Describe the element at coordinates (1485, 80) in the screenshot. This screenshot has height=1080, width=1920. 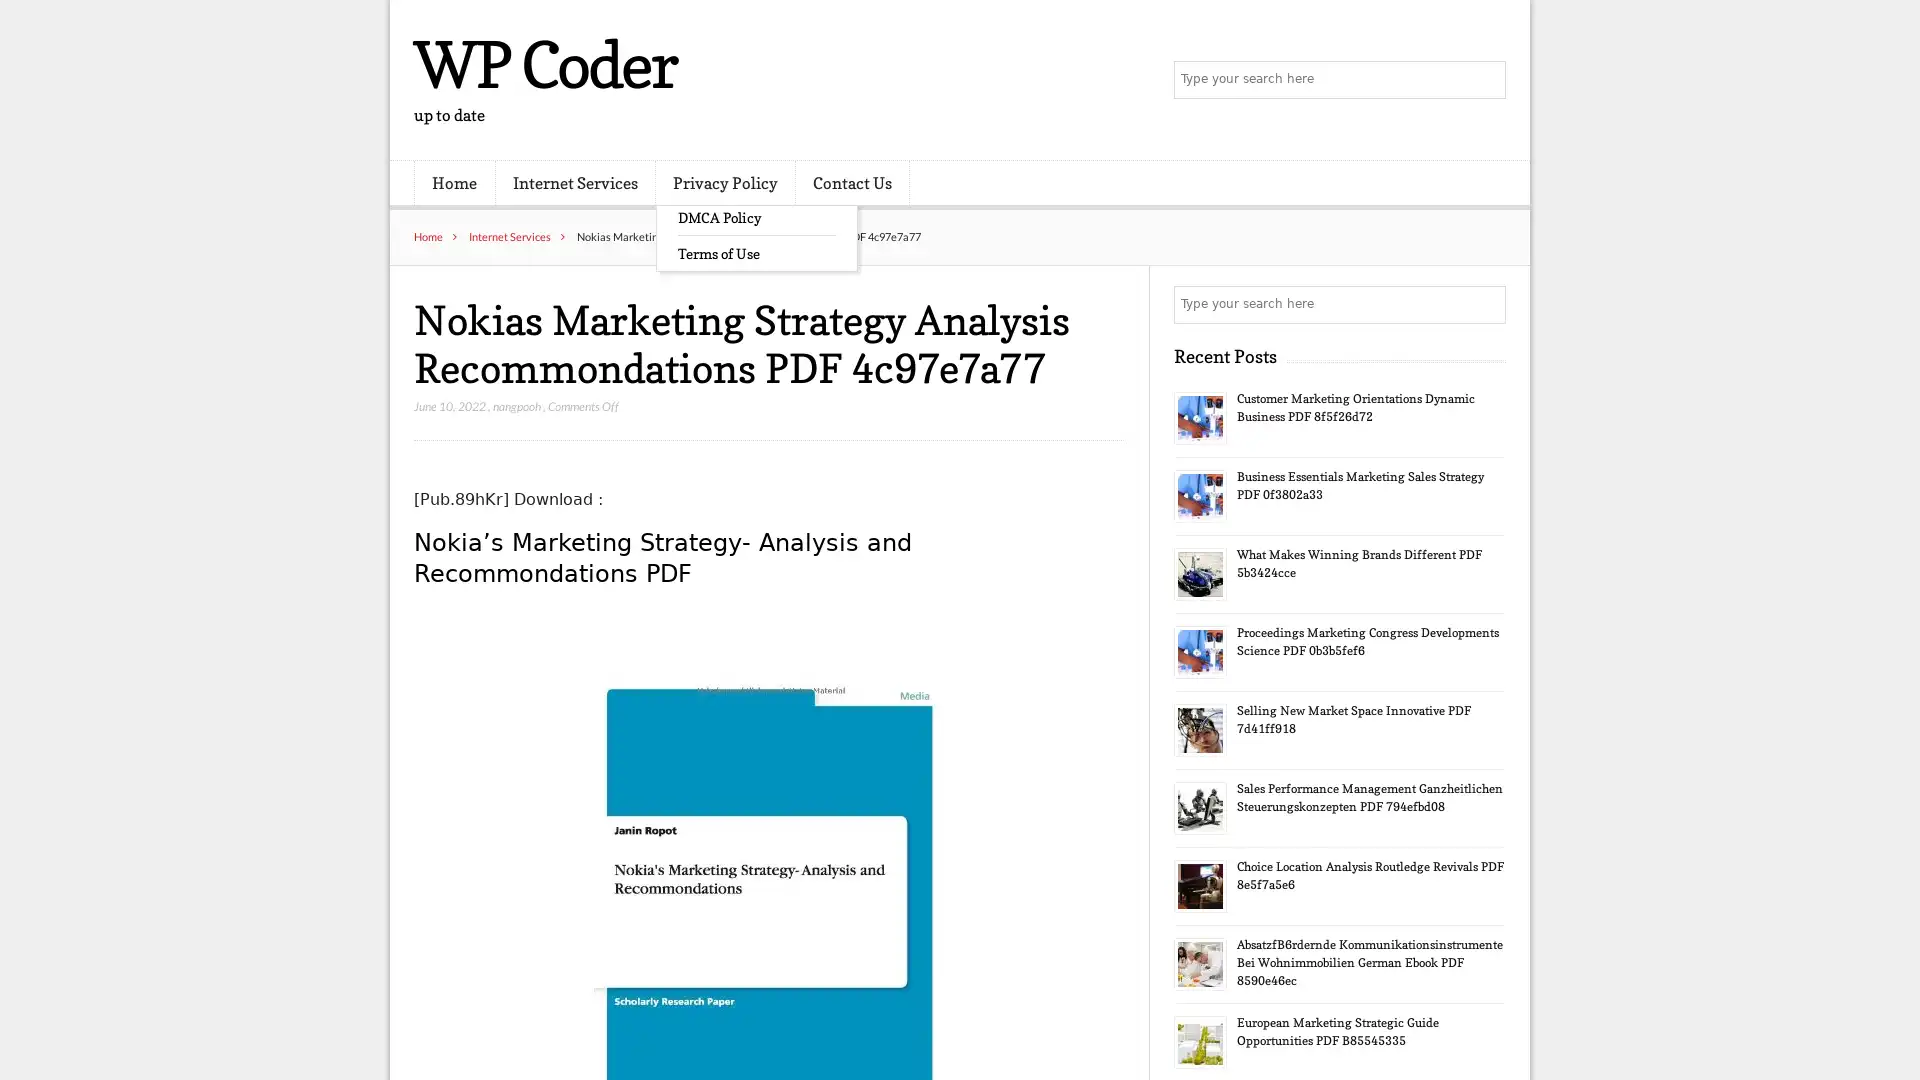
I see `Search` at that location.